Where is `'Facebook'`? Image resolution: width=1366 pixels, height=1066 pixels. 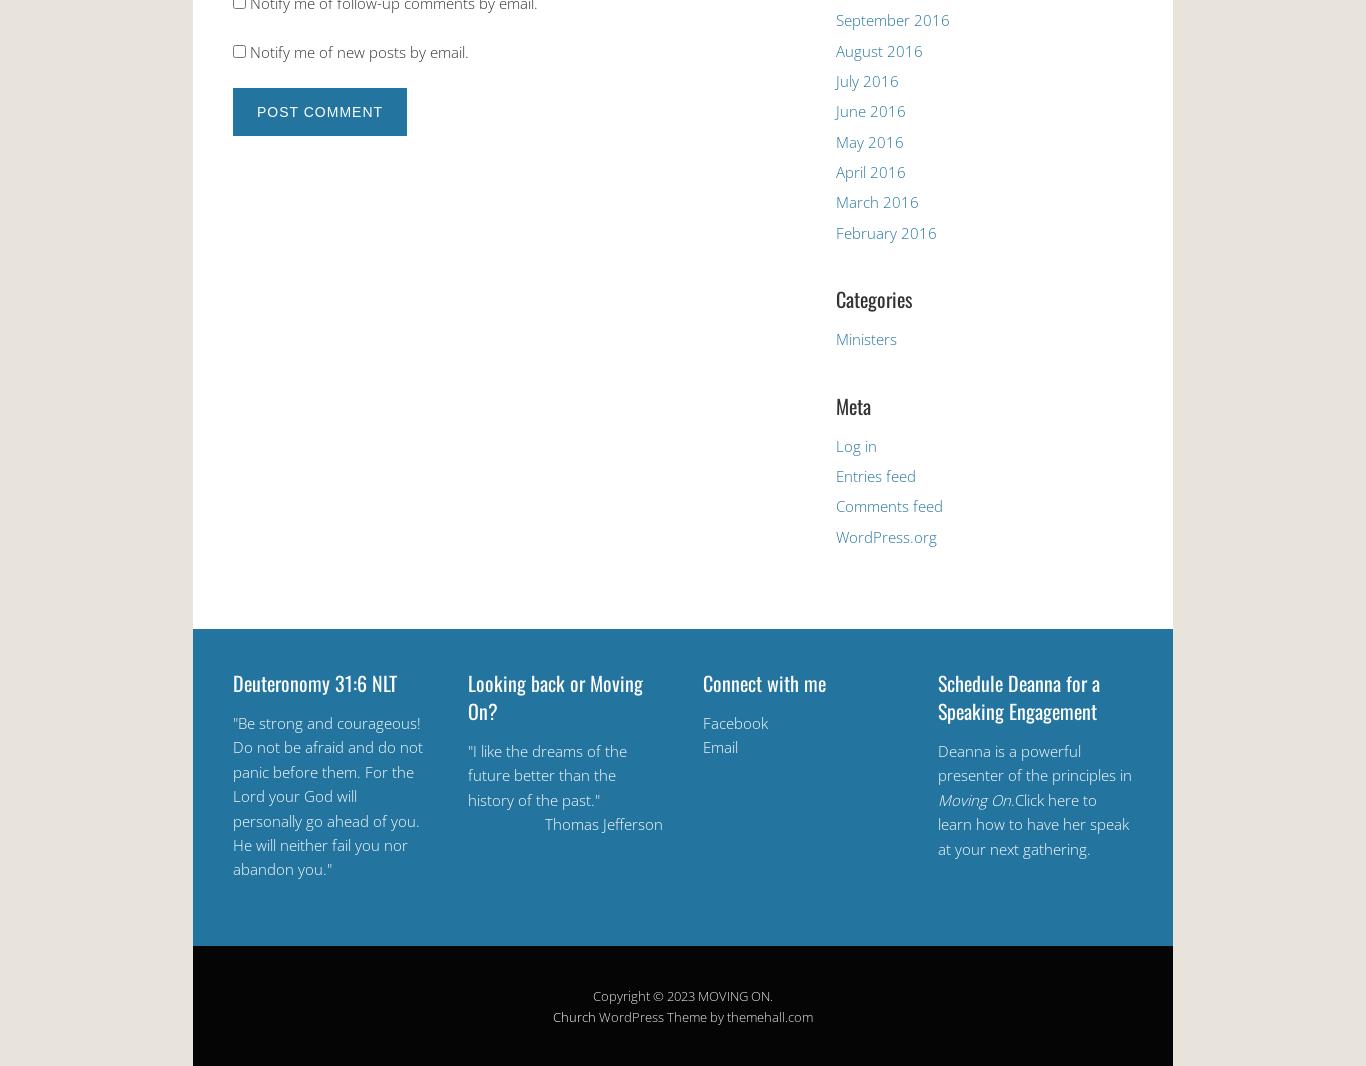 'Facebook' is located at coordinates (702, 721).